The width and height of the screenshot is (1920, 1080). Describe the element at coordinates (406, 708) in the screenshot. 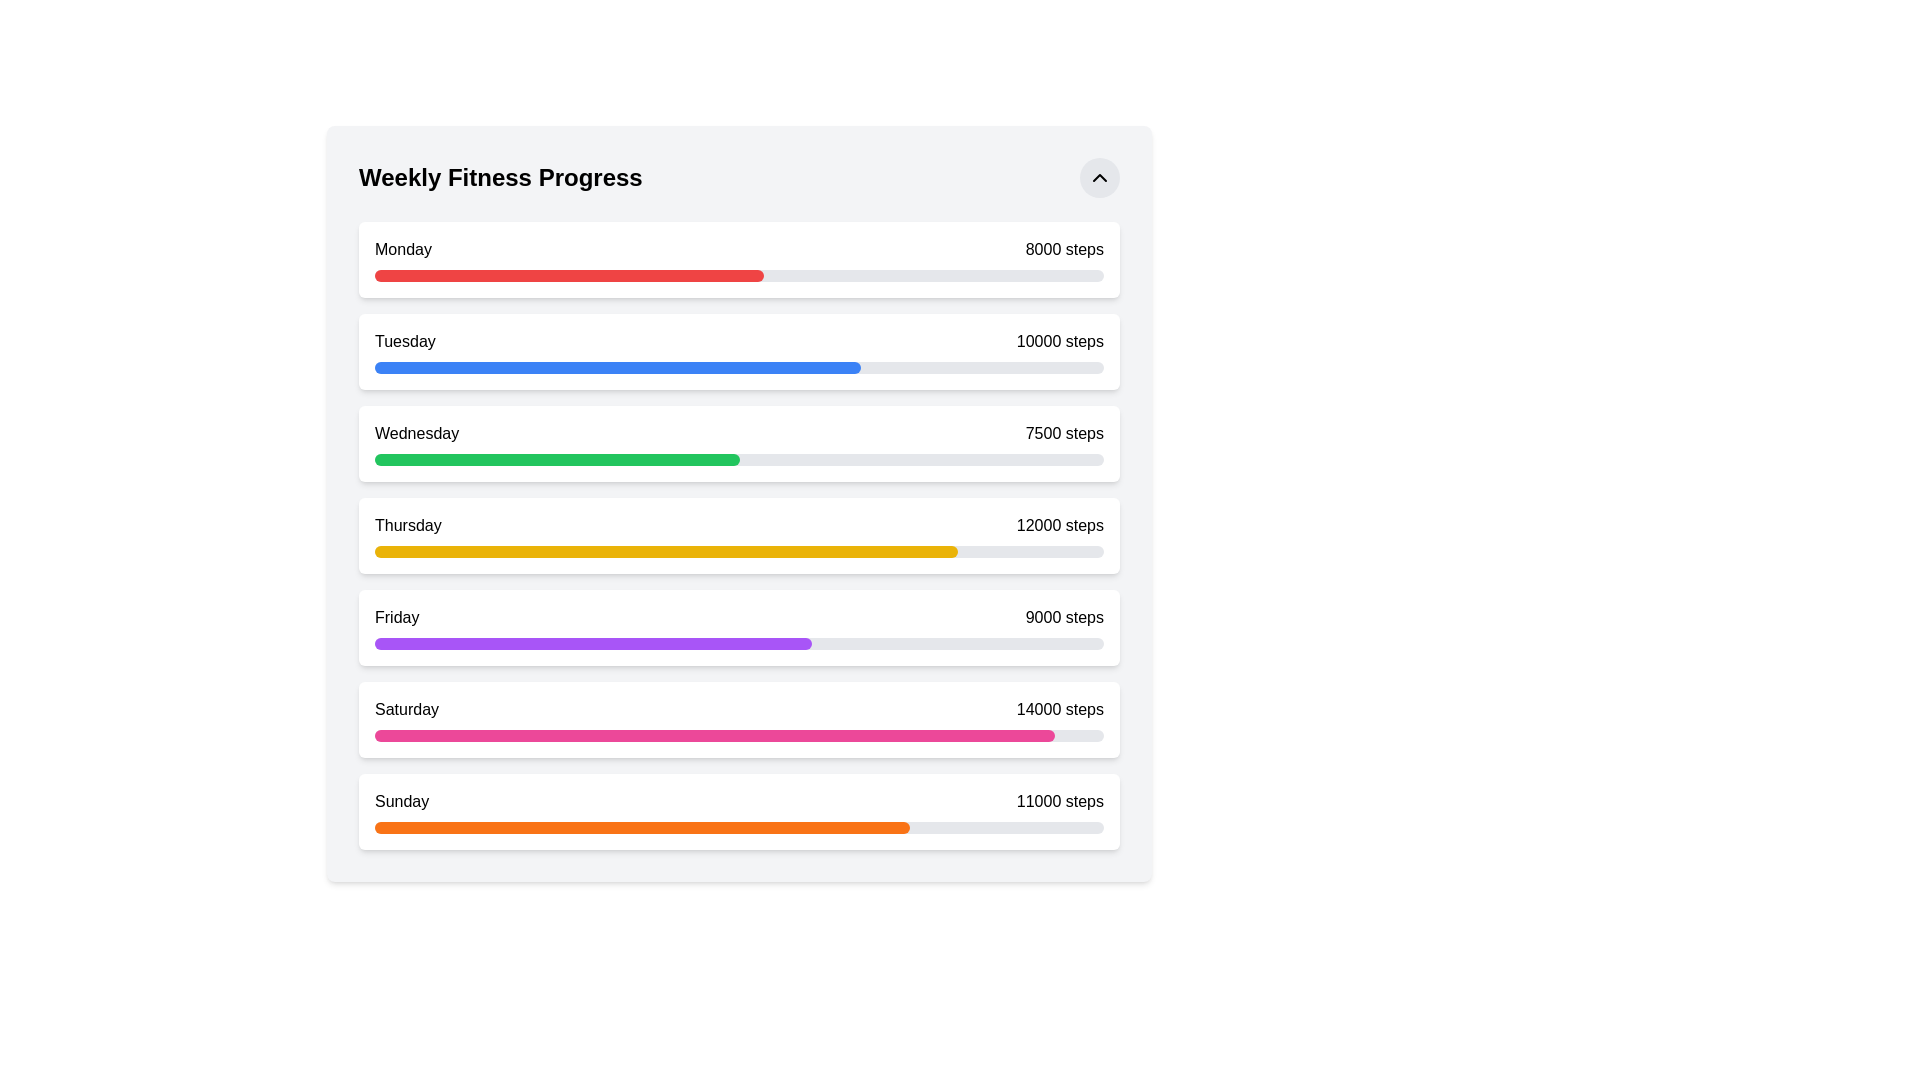

I see `the text label displaying 'Saturday' in bold style on the left side of the Saturday entry row in the weekly progress list to emphasize it` at that location.